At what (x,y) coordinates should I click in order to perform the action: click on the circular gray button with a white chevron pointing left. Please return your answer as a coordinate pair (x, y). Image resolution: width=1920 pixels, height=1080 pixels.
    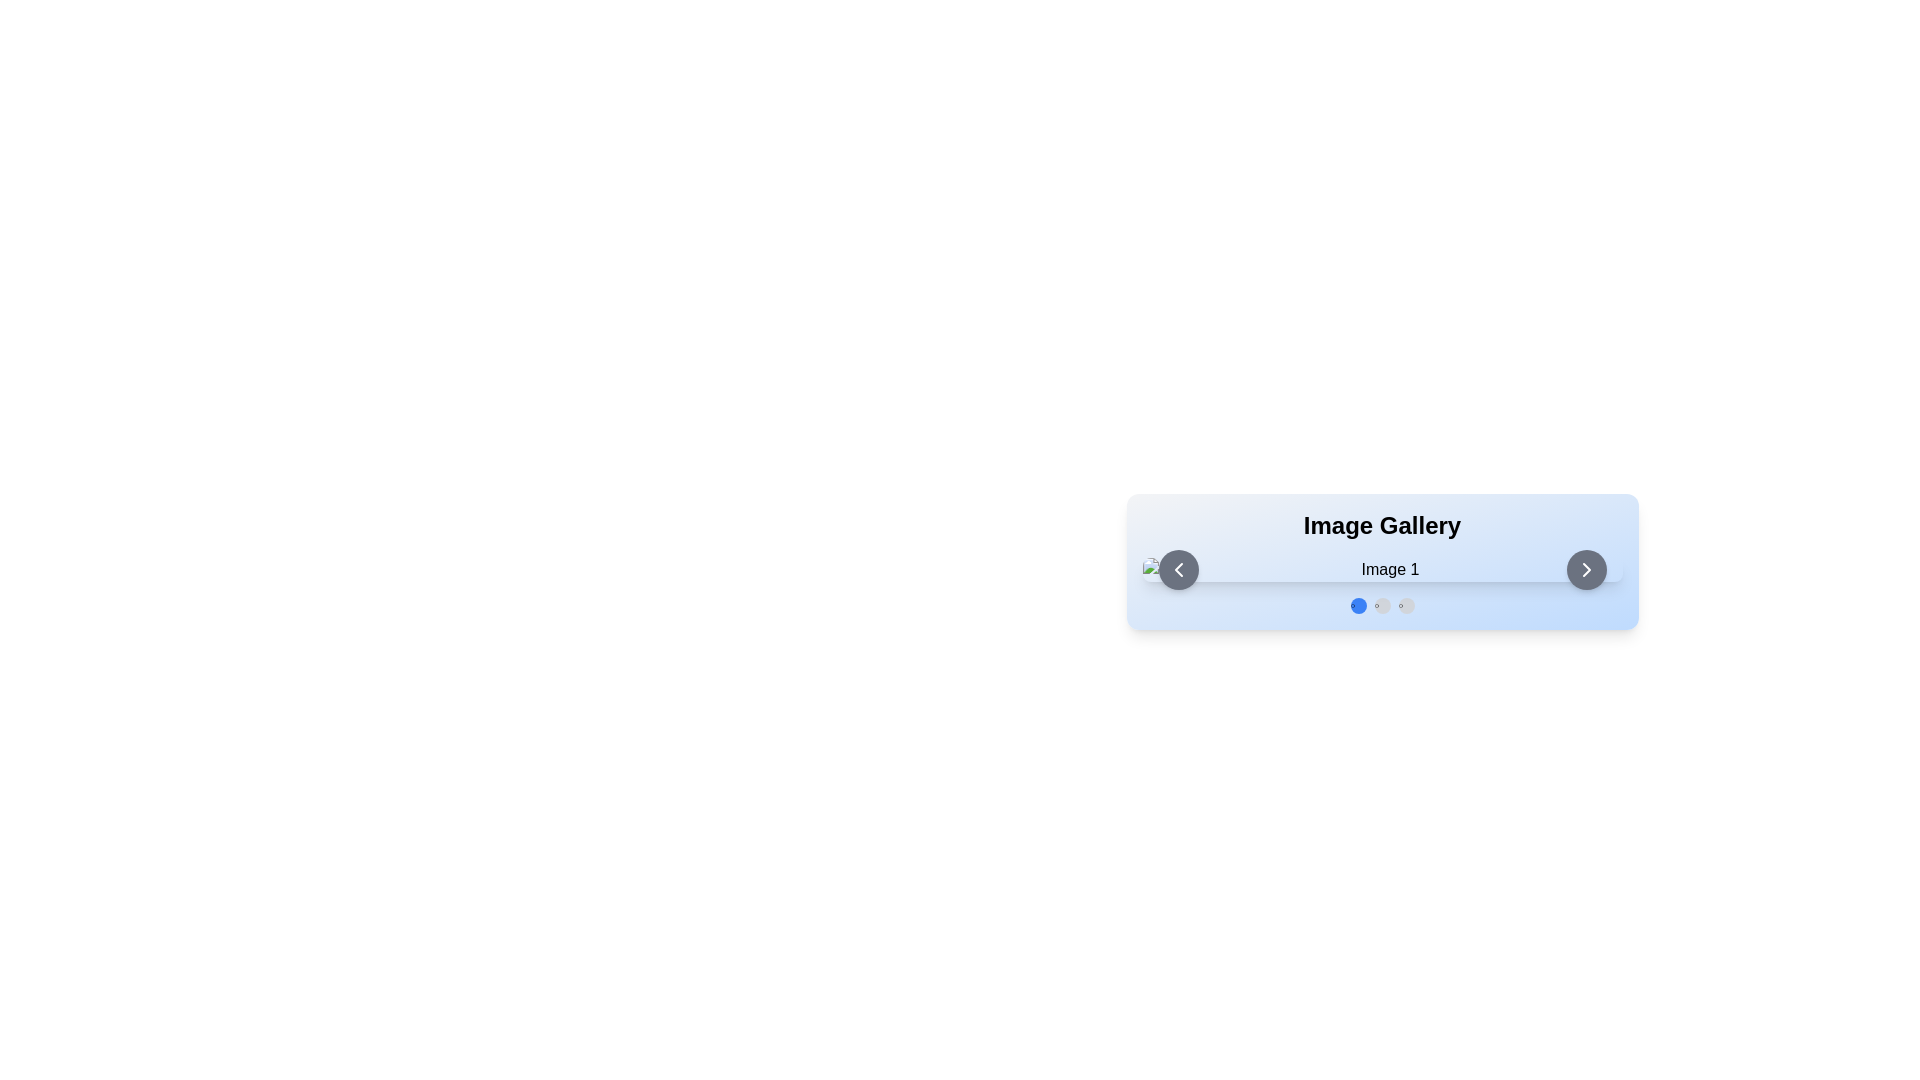
    Looking at the image, I should click on (1178, 570).